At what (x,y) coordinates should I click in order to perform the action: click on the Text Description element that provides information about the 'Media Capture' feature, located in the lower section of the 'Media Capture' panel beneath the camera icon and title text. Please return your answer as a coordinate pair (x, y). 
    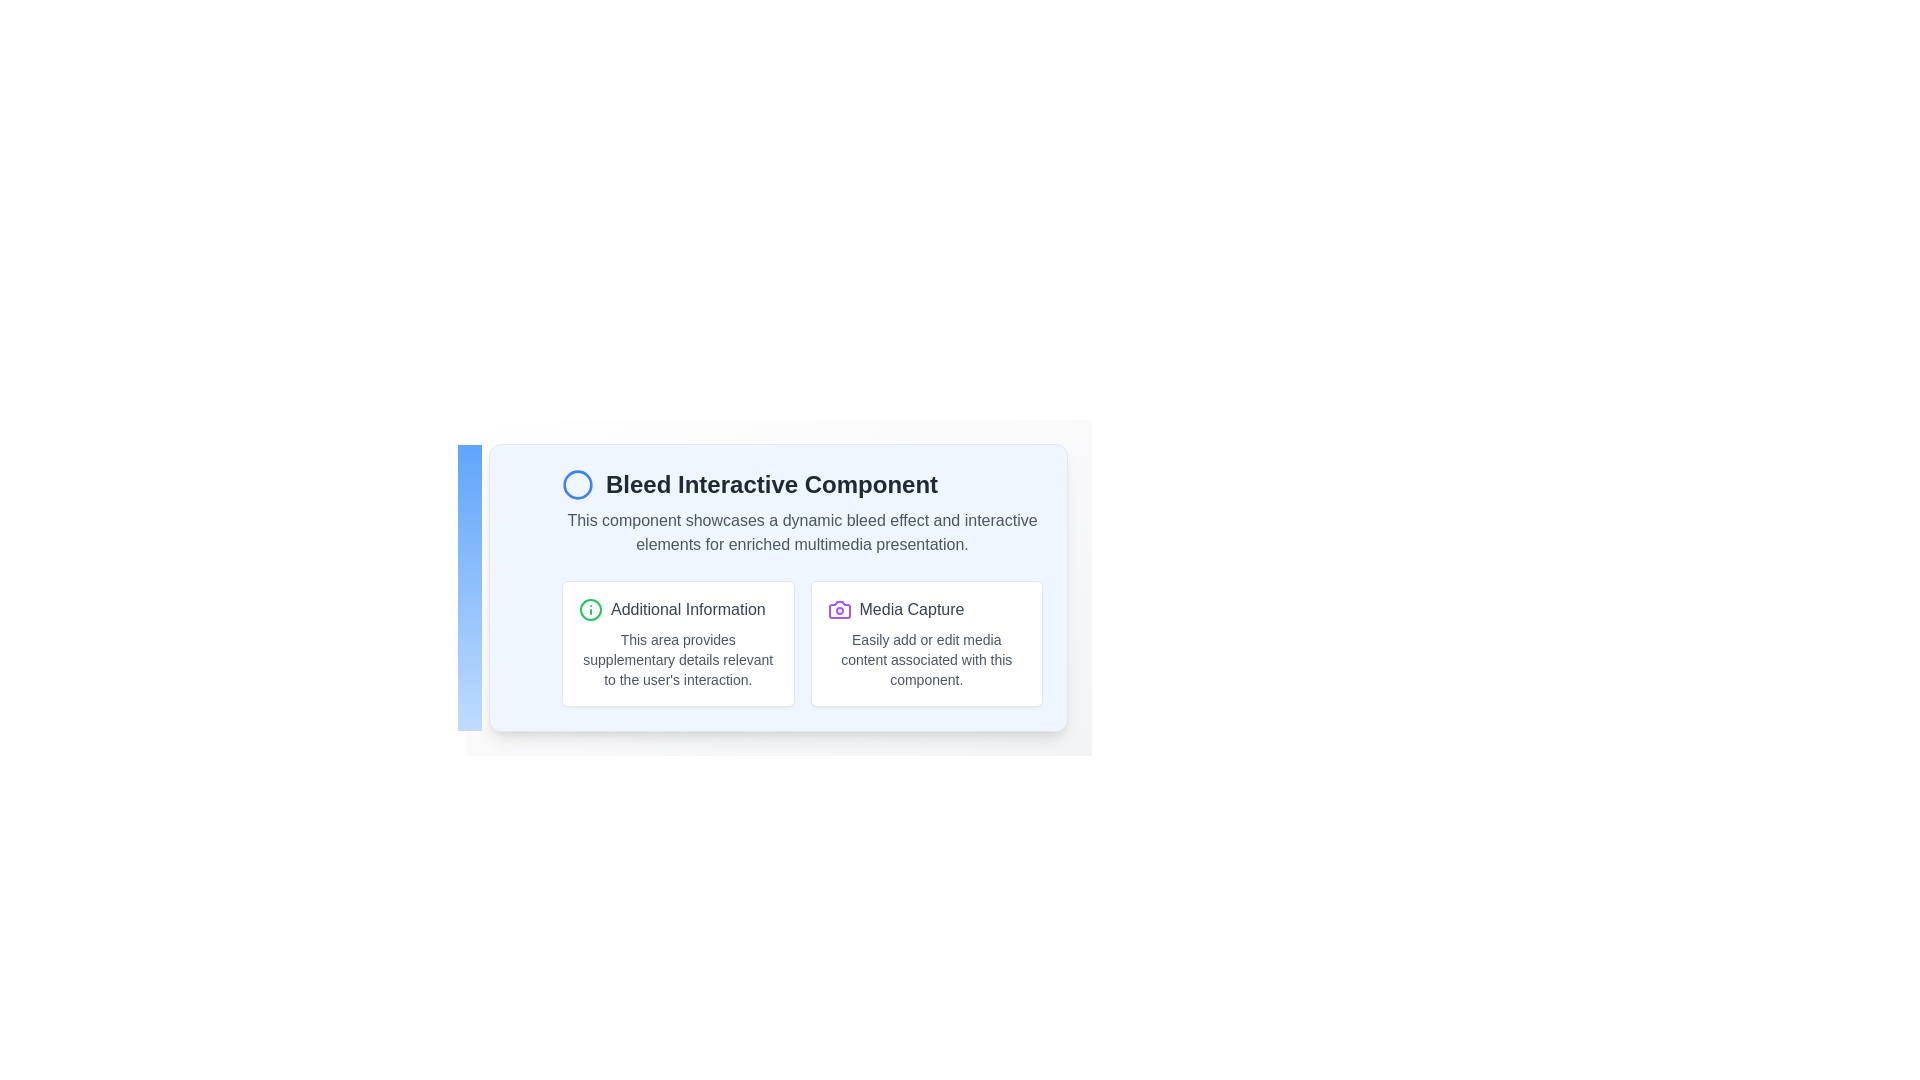
    Looking at the image, I should click on (925, 659).